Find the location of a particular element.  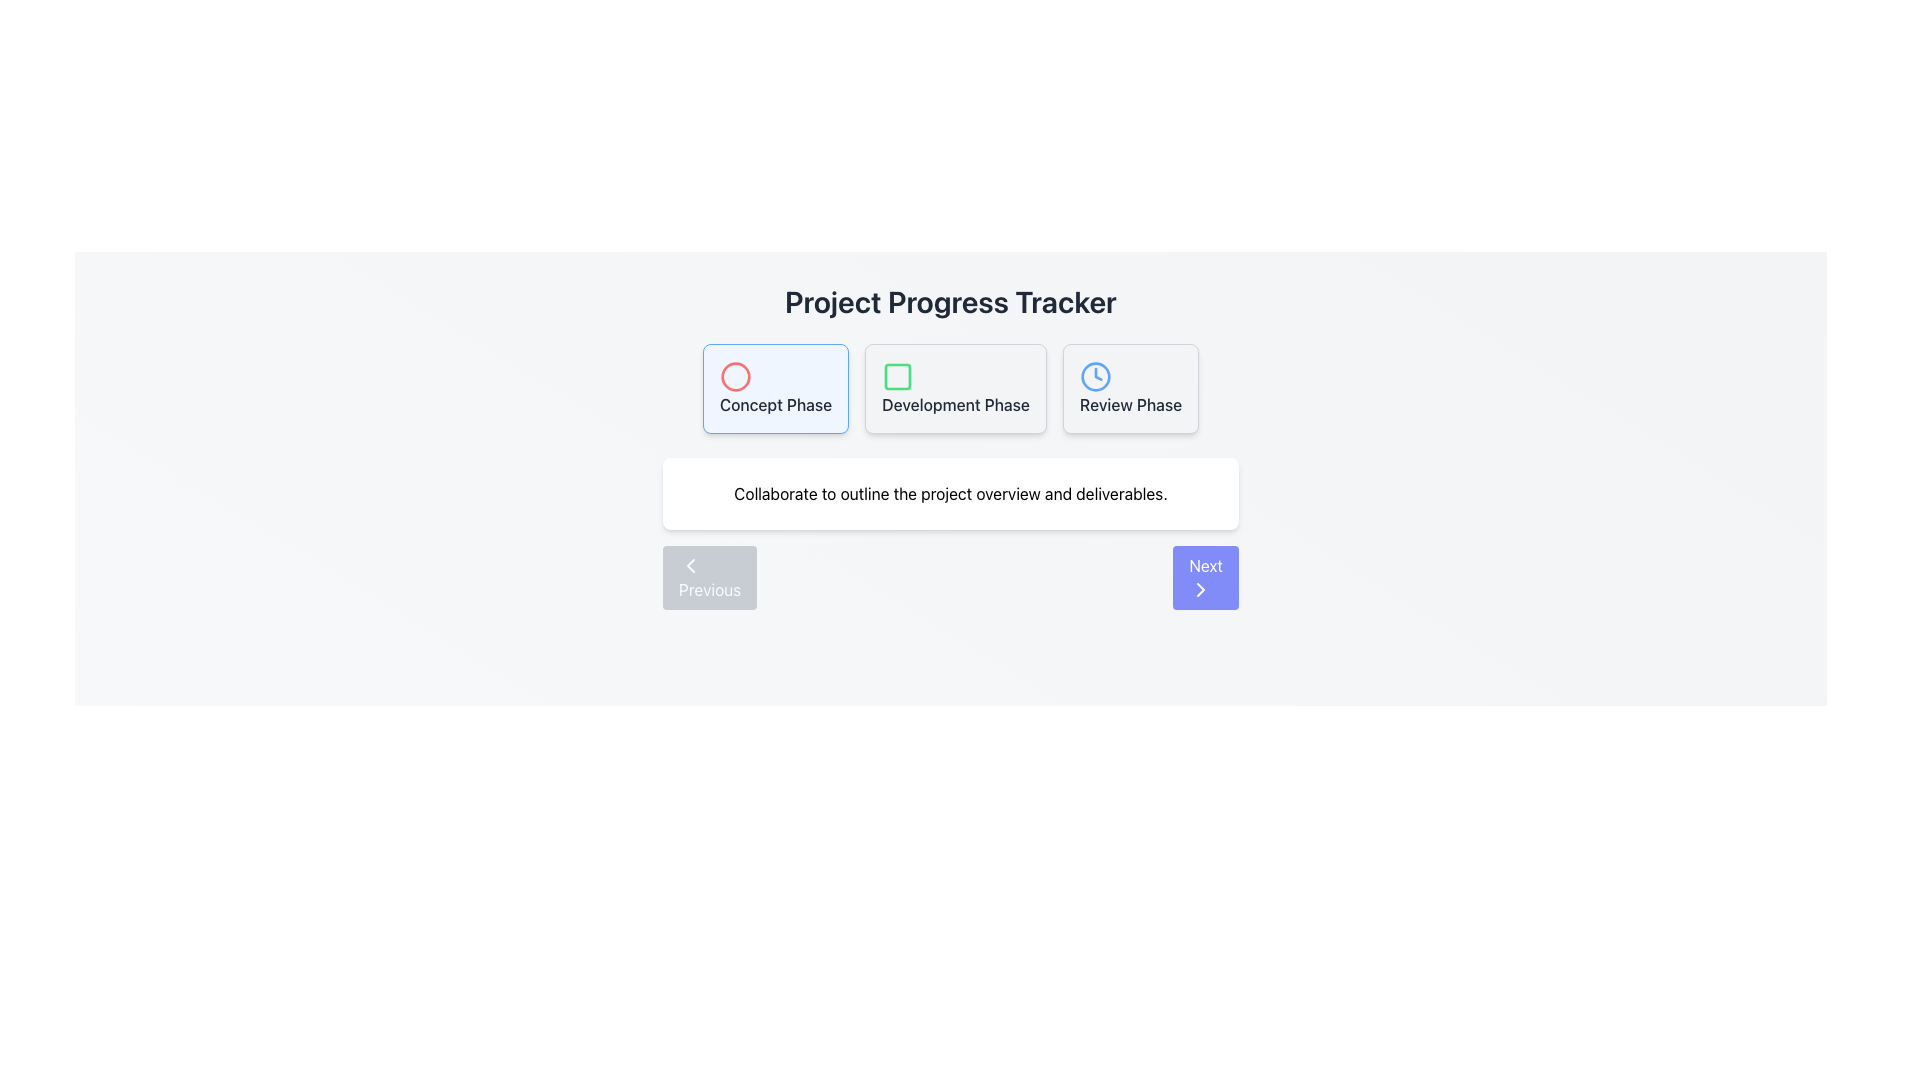

the decorative SVG Circle element that is part of the clock icon in the 'Review Phase' section of the progress tracker is located at coordinates (1094, 377).